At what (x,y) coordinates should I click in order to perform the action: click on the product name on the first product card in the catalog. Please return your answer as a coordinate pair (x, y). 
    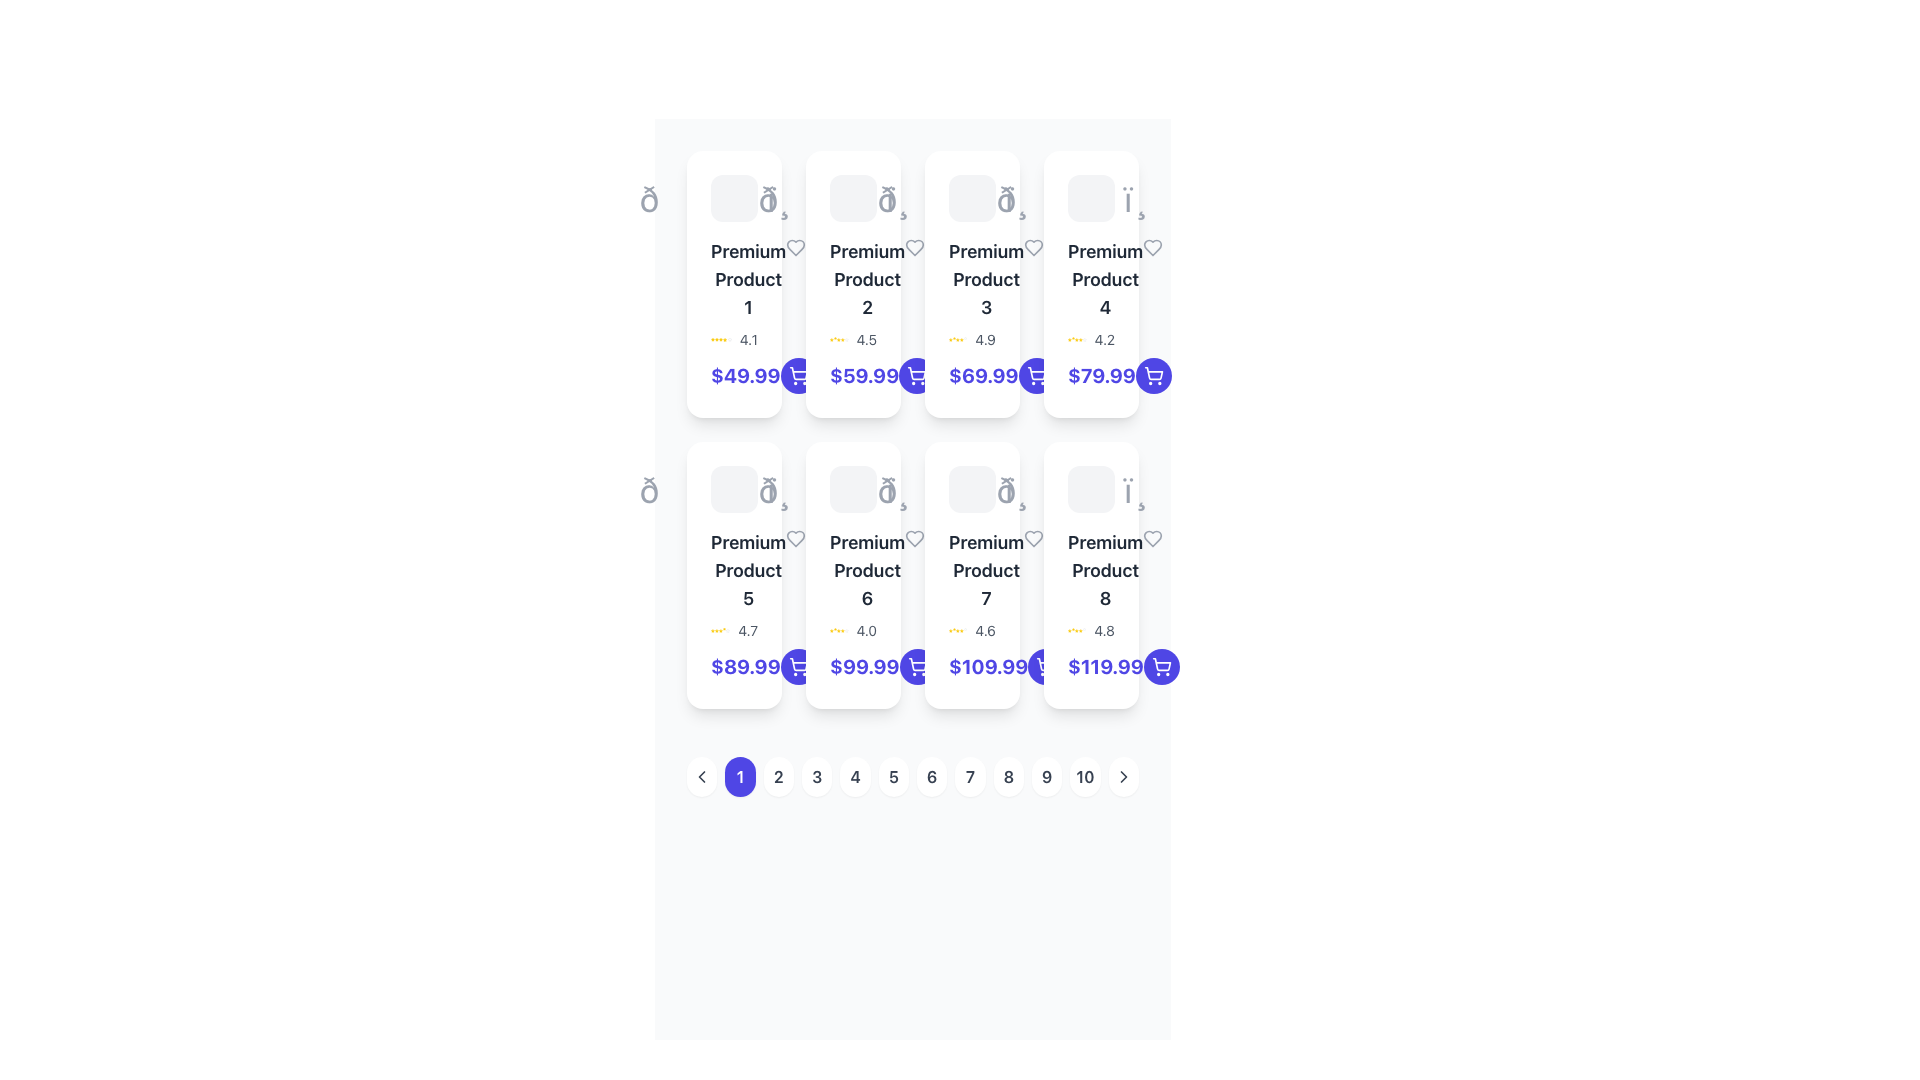
    Looking at the image, I should click on (733, 284).